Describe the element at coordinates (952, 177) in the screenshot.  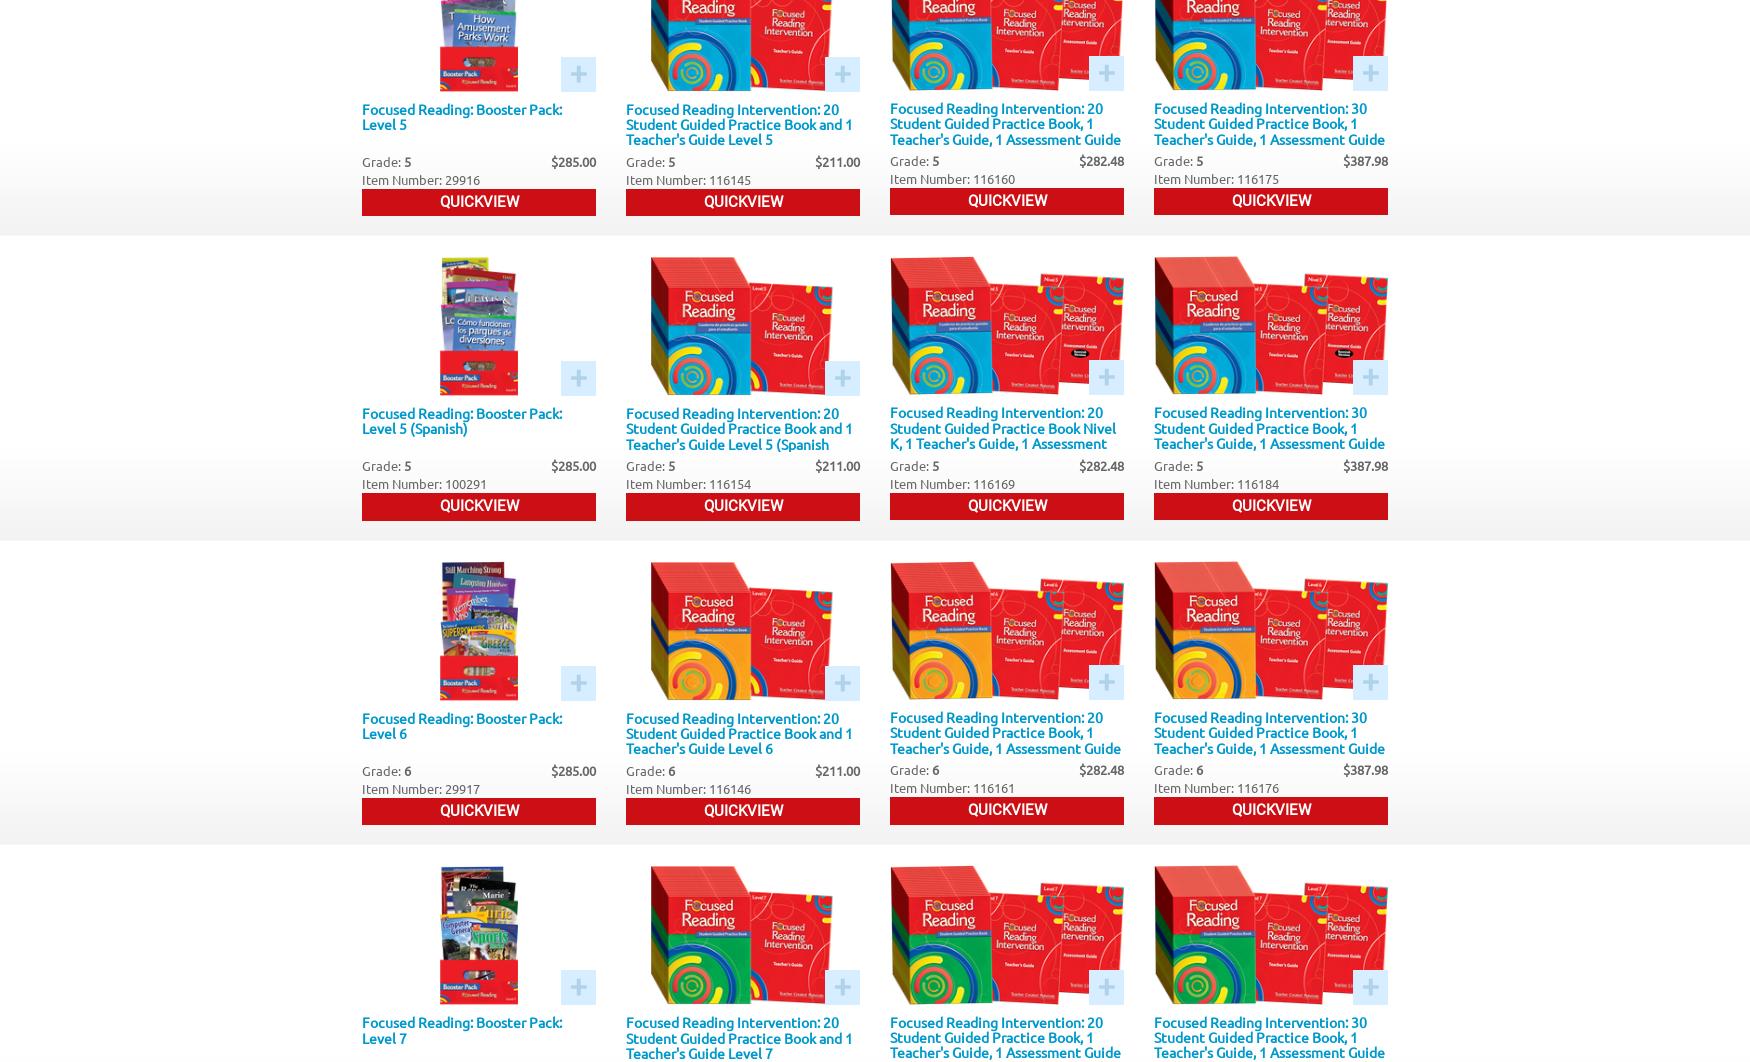
I see `'Item Number: 116160'` at that location.